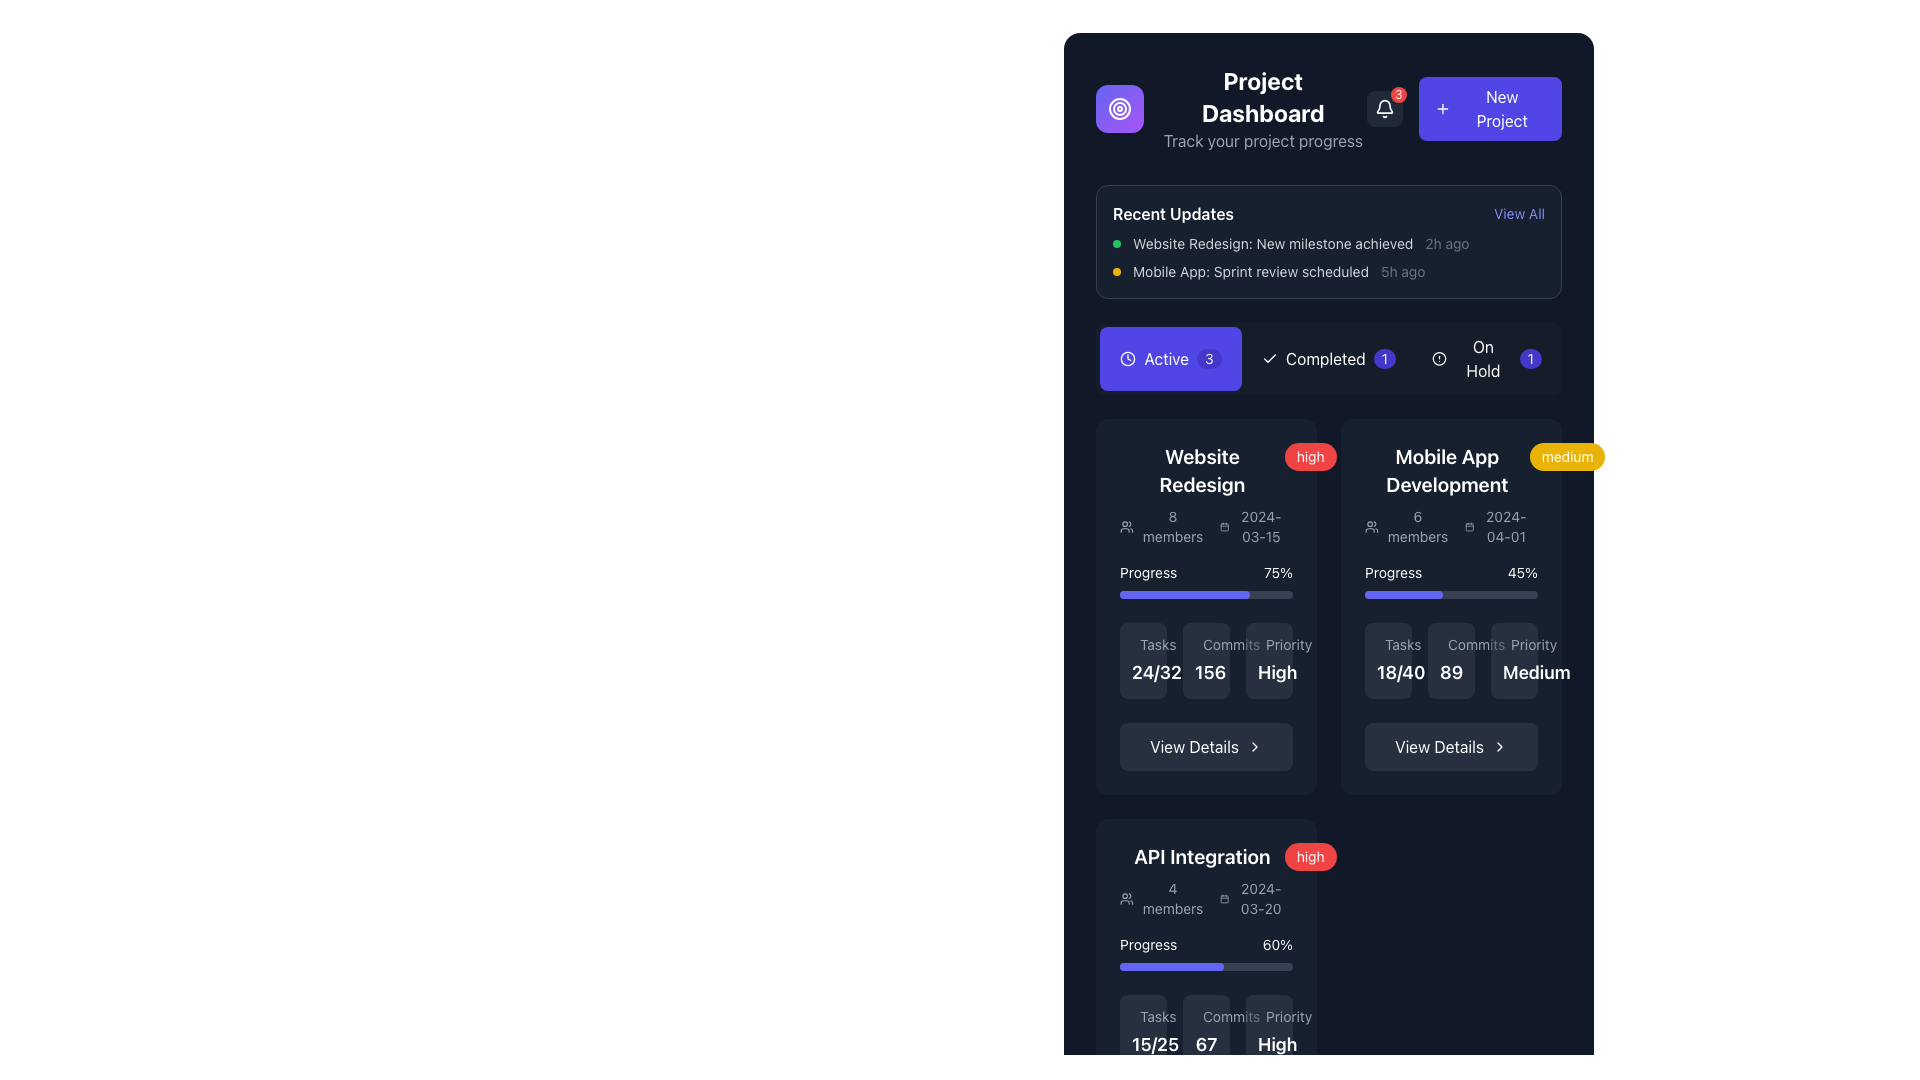  I want to click on the Information Display element that shows 'Commits' and '156', which is the second card in the 'Website Redesign' section, so click(1205, 660).